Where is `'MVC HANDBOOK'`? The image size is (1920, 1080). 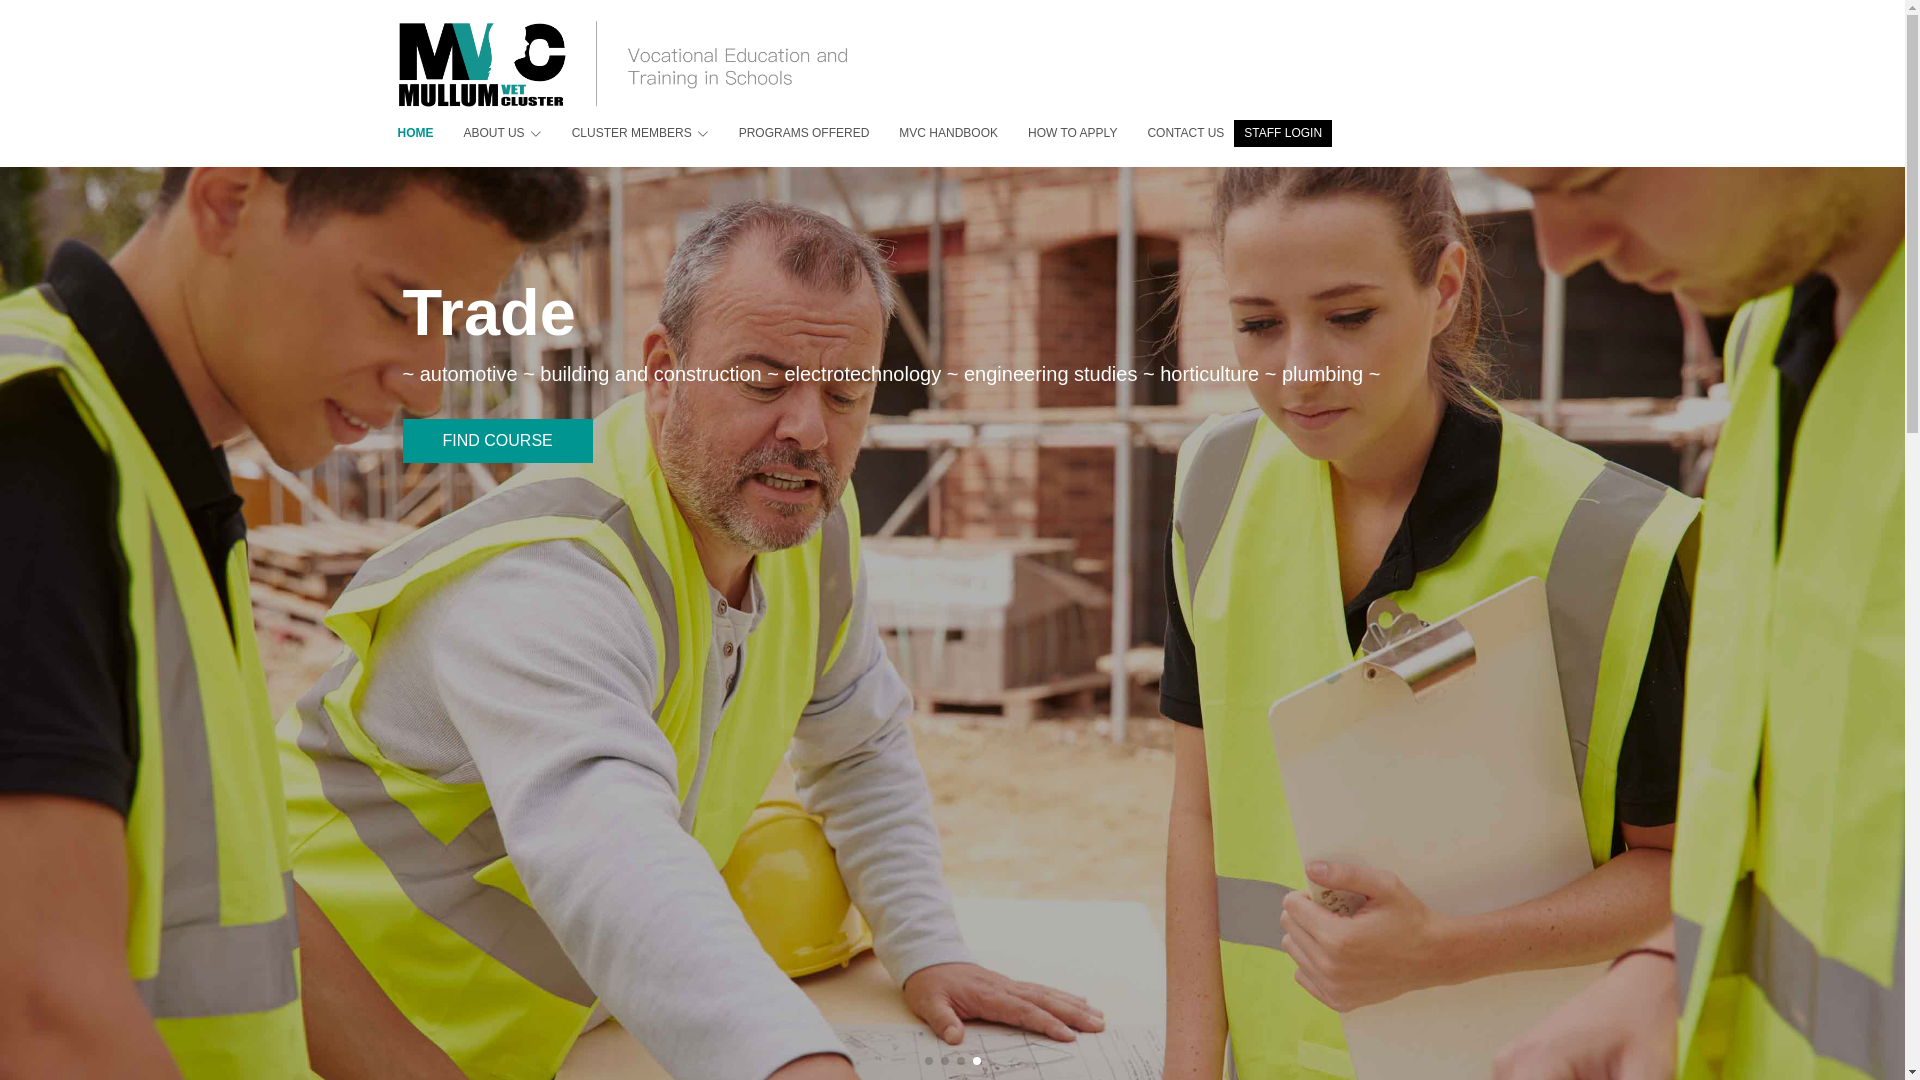
'MVC HANDBOOK' is located at coordinates (932, 133).